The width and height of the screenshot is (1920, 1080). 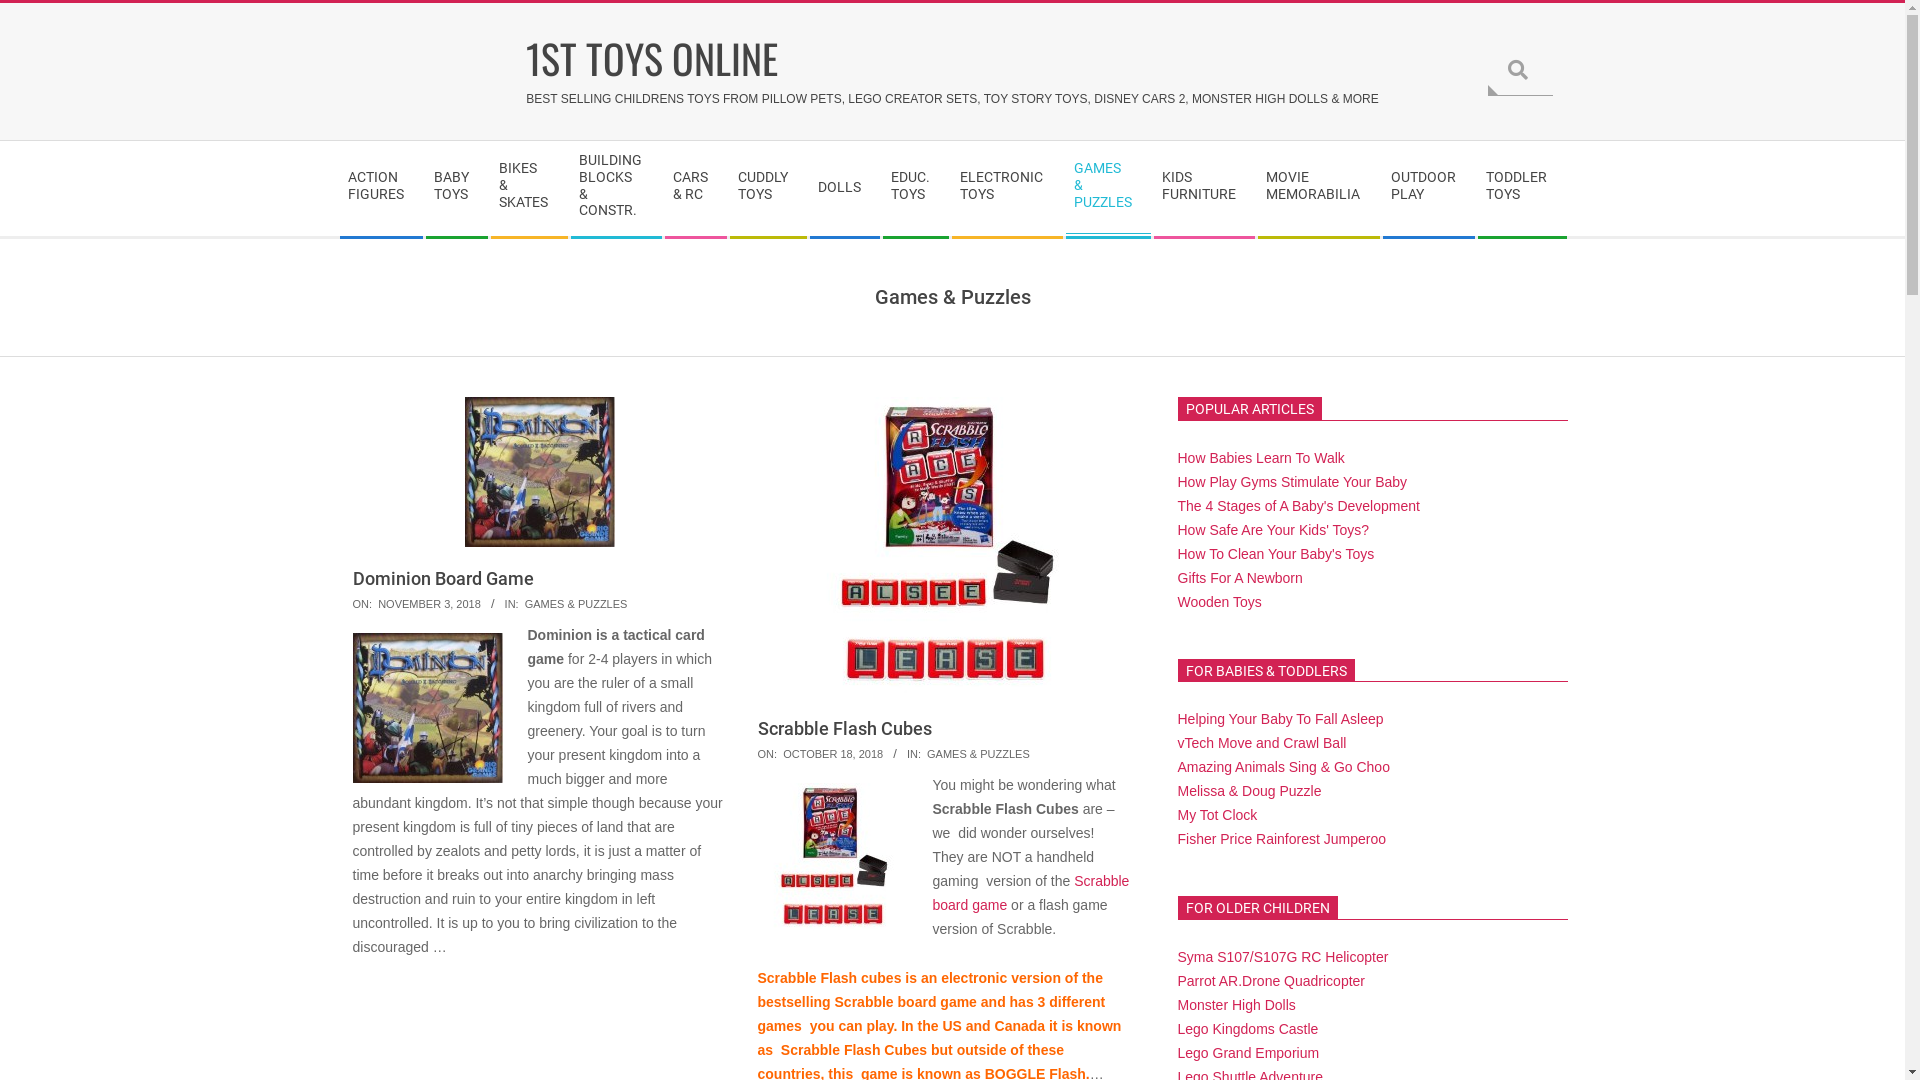 What do you see at coordinates (844, 188) in the screenshot?
I see `'DOLLS'` at bounding box center [844, 188].